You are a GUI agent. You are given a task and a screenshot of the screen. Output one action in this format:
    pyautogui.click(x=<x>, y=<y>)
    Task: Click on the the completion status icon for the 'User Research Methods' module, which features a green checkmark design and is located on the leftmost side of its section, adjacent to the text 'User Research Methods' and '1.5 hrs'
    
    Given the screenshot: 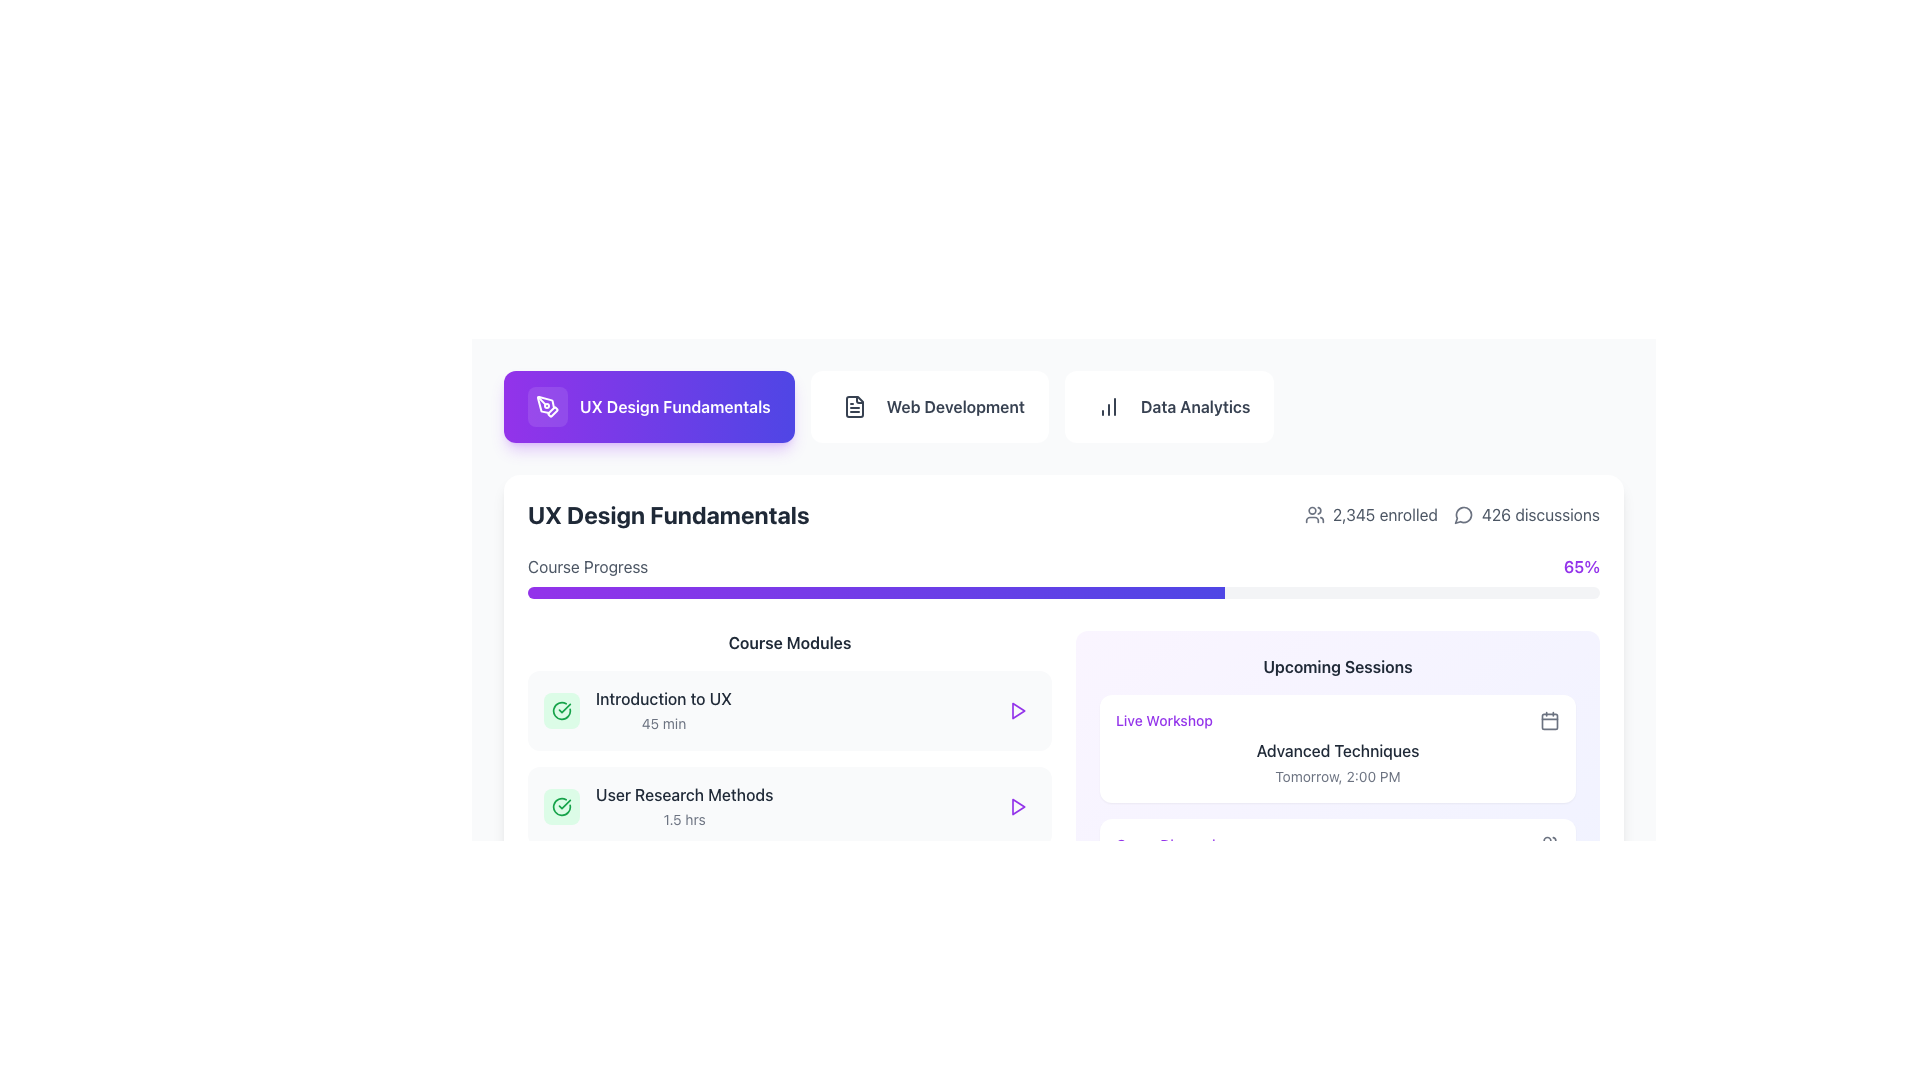 What is the action you would take?
    pyautogui.click(x=560, y=805)
    